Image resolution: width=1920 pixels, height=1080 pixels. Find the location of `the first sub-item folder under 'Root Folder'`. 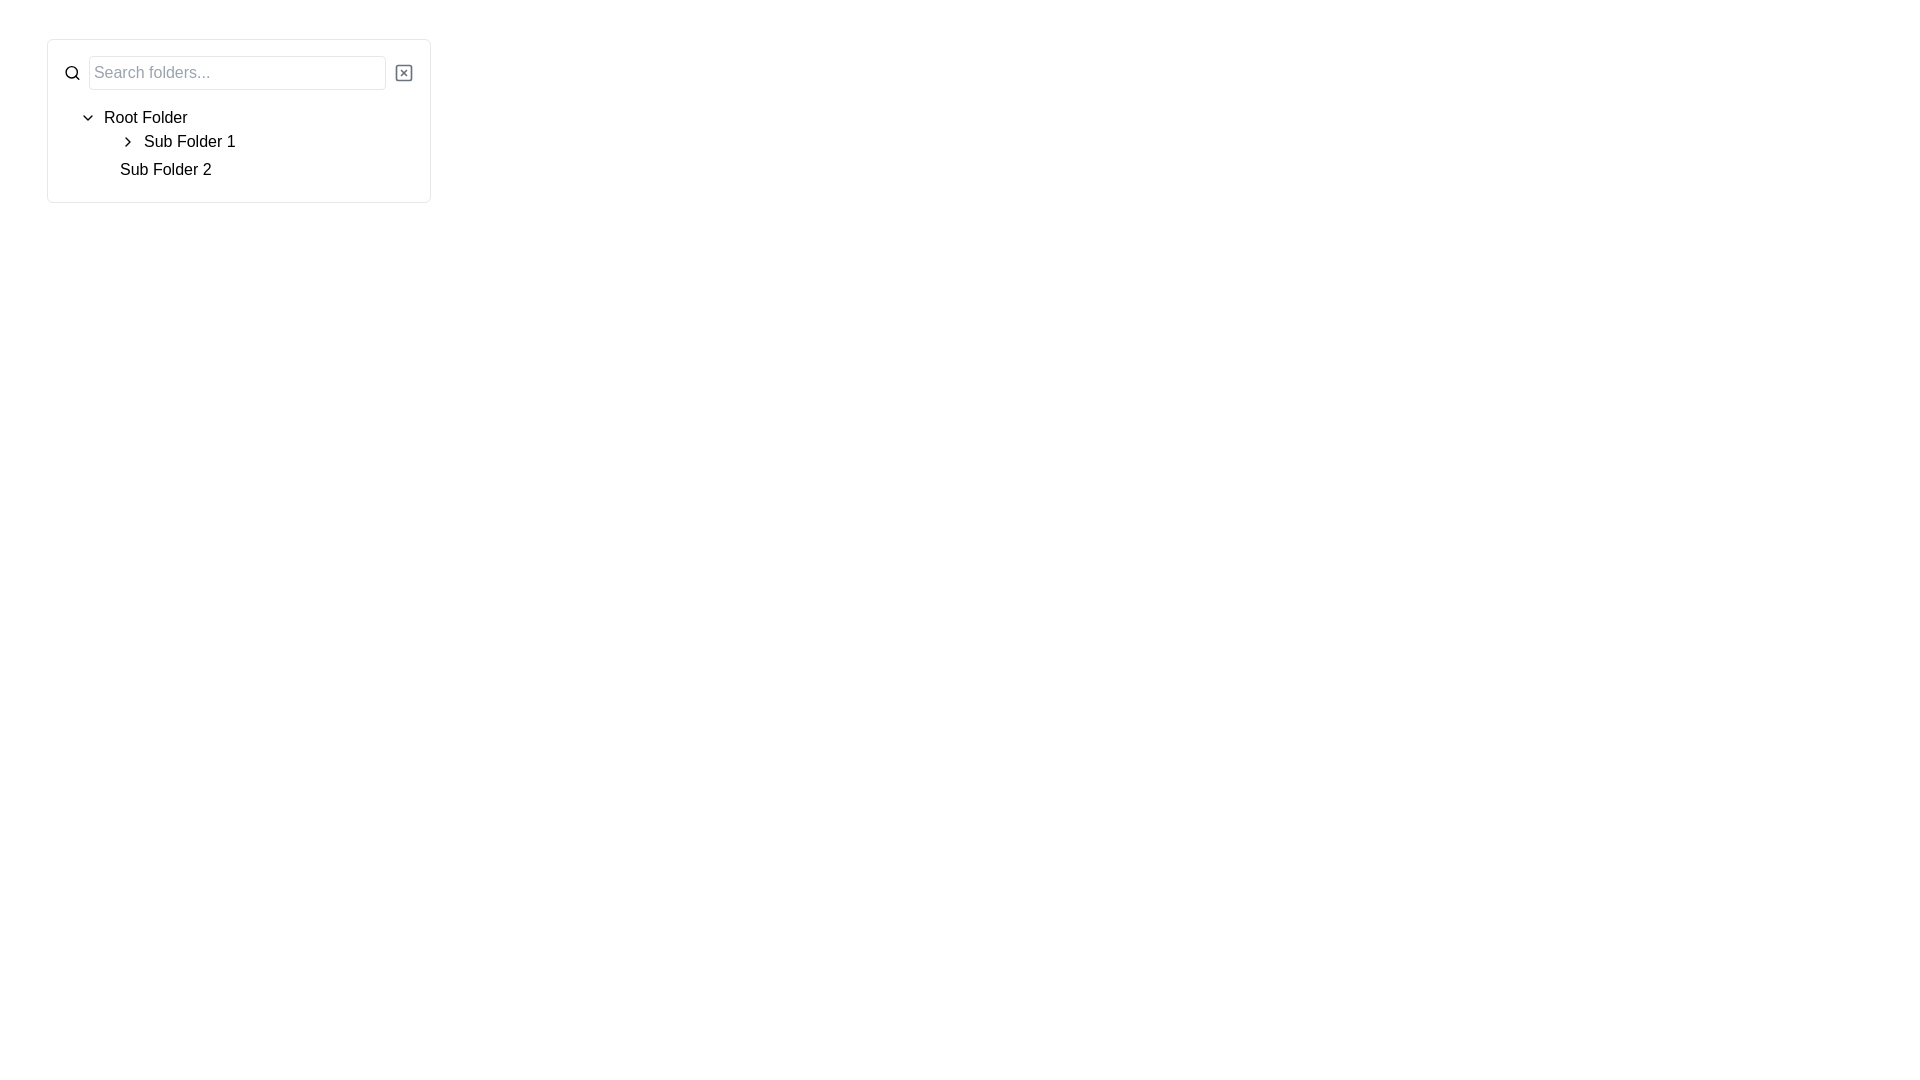

the first sub-item folder under 'Root Folder' is located at coordinates (189, 141).